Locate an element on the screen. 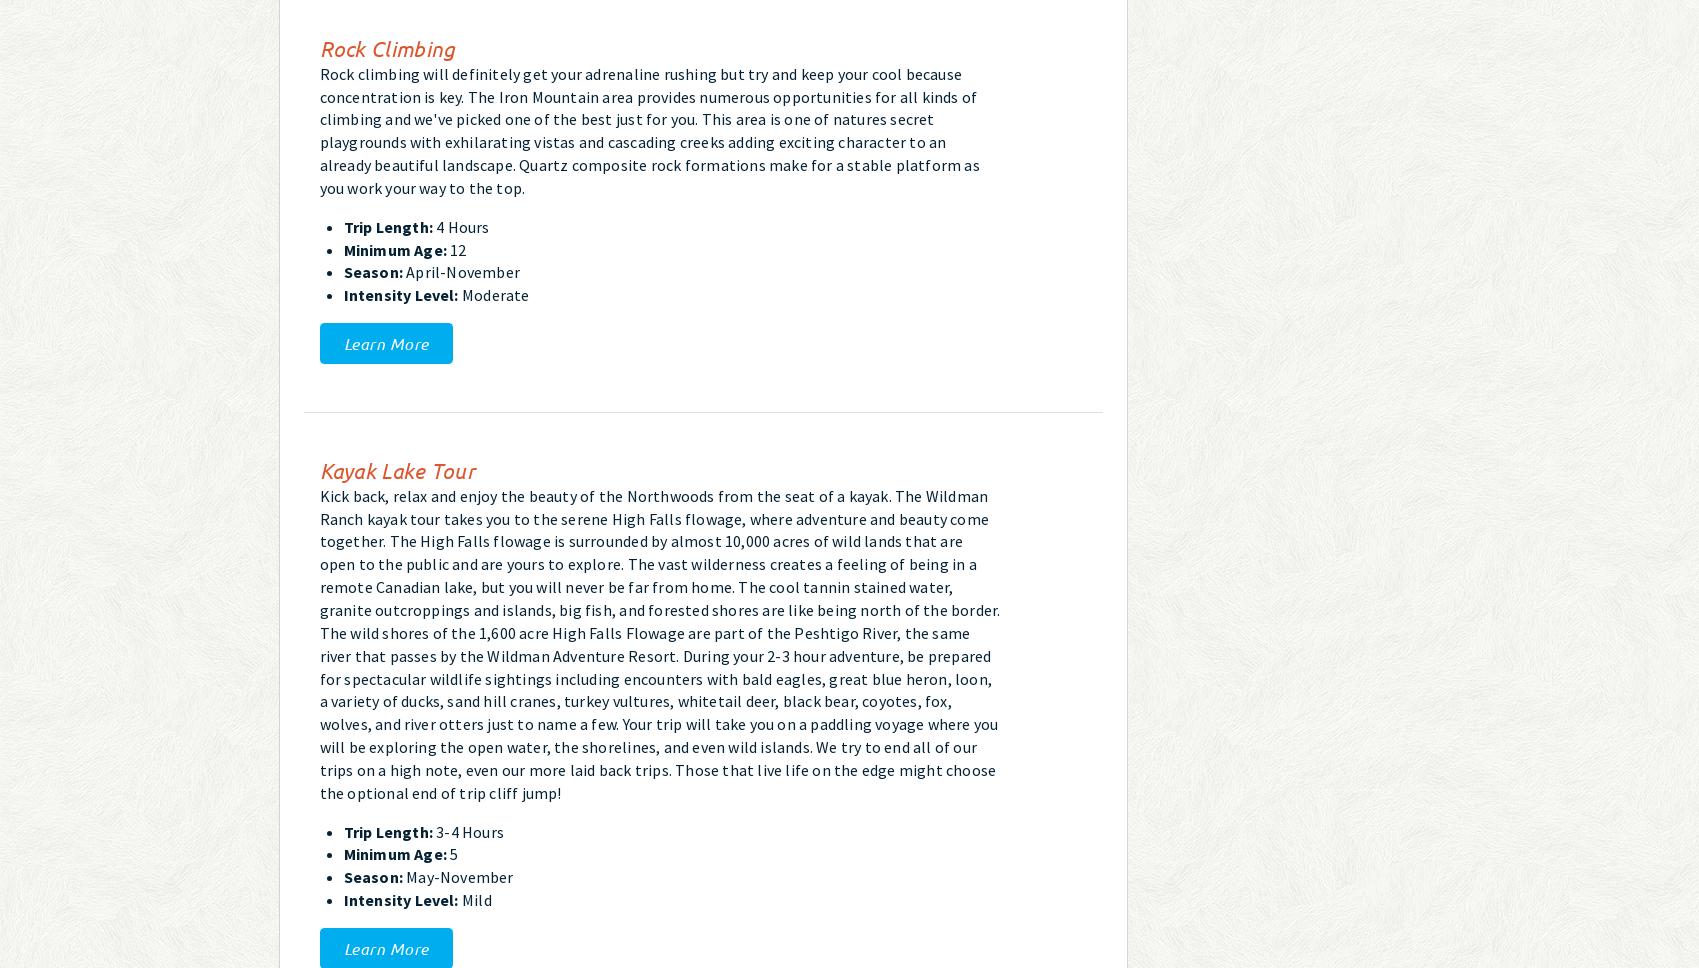  'Kick back, relax and enjoy the beauty of the Northwoods from the seat of a kayak. The Wildman Ranch kayak tour takes you to the serene High Falls flowage, where adventure and beauty come together. The High Falls flowage is surrounded by almost 10,000 acres of wild lands that are open to the public and are yours to explore. The vast wilderness creates a feeling of being in a remote Canadian lake, but you will never be far from home. The cool tannin stained water, granite outcroppings and islands, big fish, and forested shores are like being north of the border. The wild shores of the 1,600 acre High Falls Flowage are part of the Peshtigo River, the same river that passes by the Wildman Adventure Resort. During your 2-3 hour adventure, be prepared for spectacular wildlife sightings including encounters with bald eagles, great blue heron, loon, a variety of ducks, sand hill cranes, turkey vultures, whitetail deer, black bear, coyotes, fox, wolves, and river otters just to name a few. Your trip will take you on a paddling voyage where you will be exploring the open water, the shorelines, and even wild islands. We try to end all of our trips on a high note, even our more laid back trips. Those that live life on the edge might choose the optional end of trip cliff jump!' is located at coordinates (659, 642).